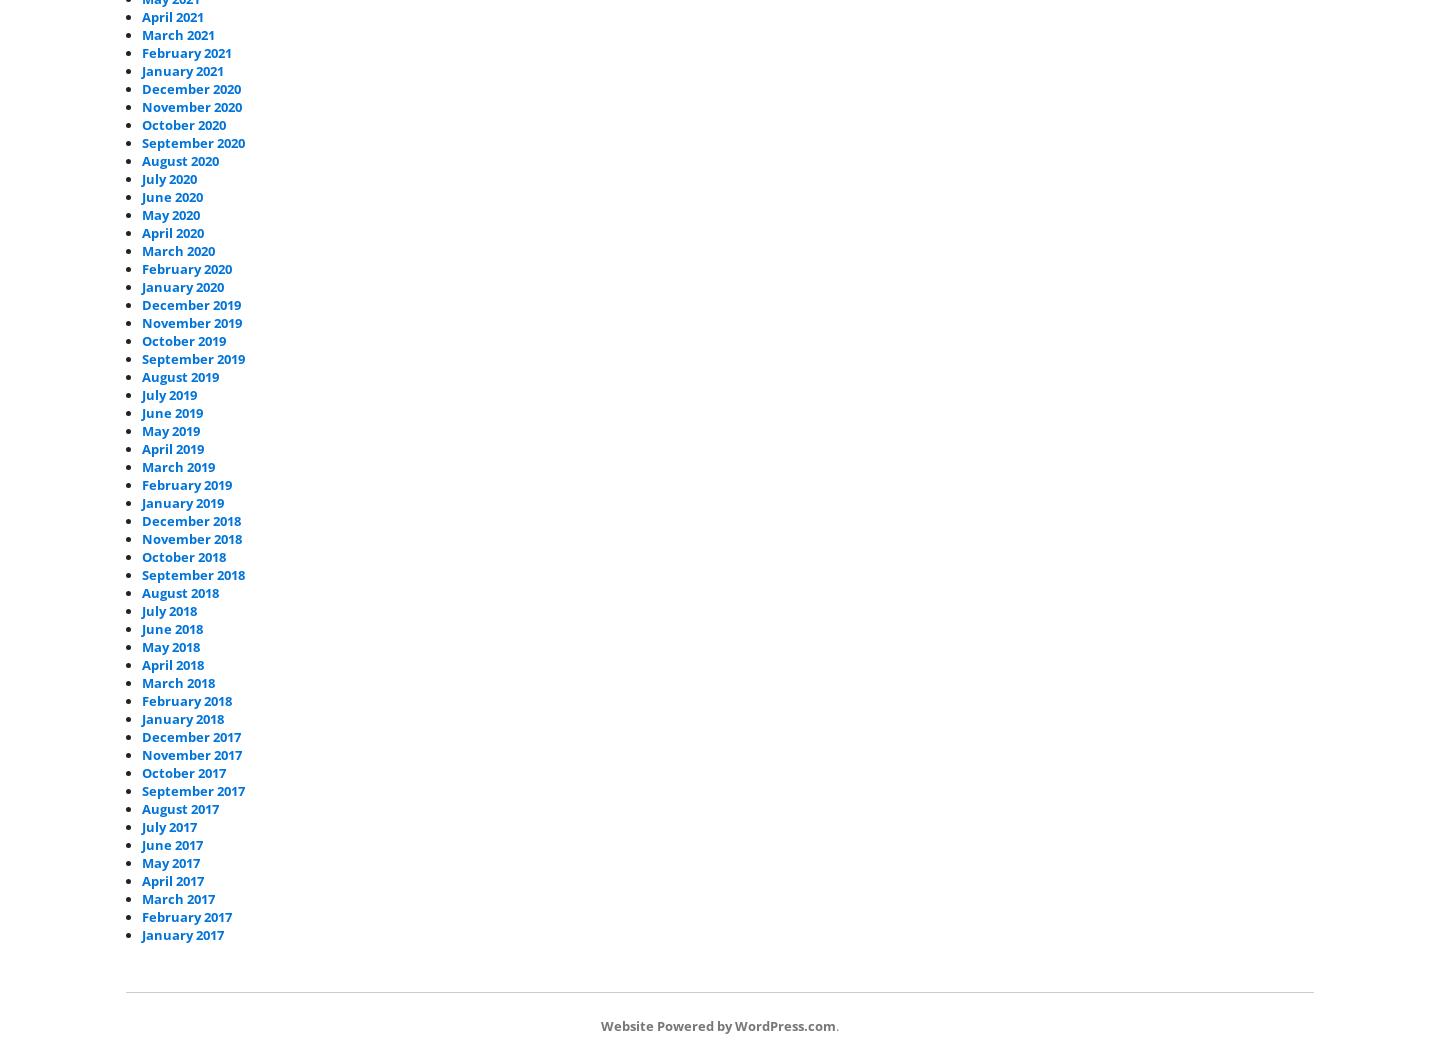 This screenshot has height=1058, width=1440. I want to click on 'May 2018', so click(169, 645).